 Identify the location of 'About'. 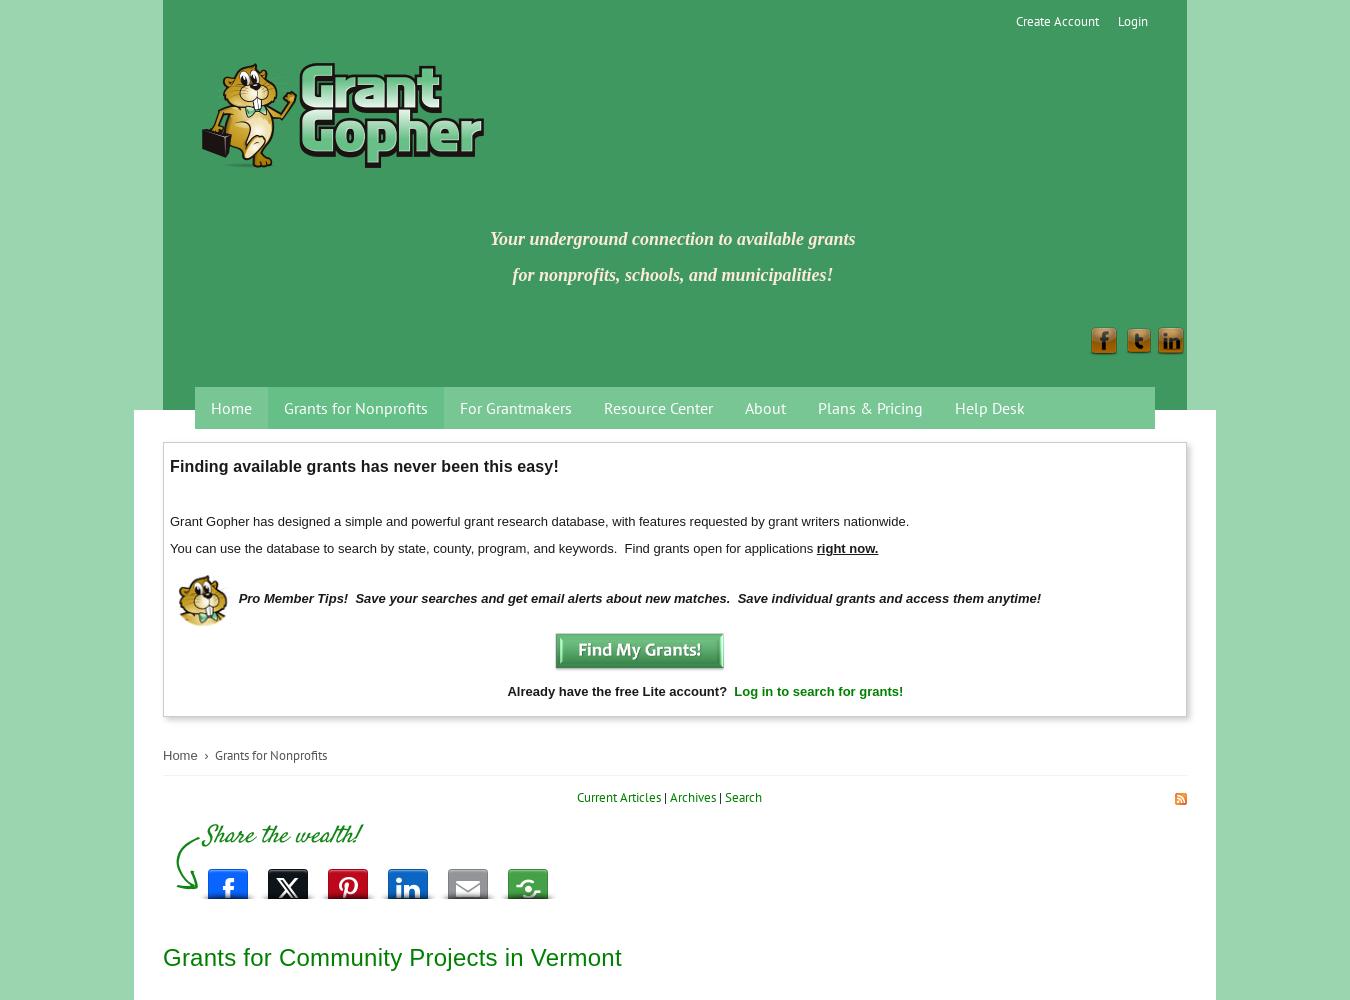
(764, 408).